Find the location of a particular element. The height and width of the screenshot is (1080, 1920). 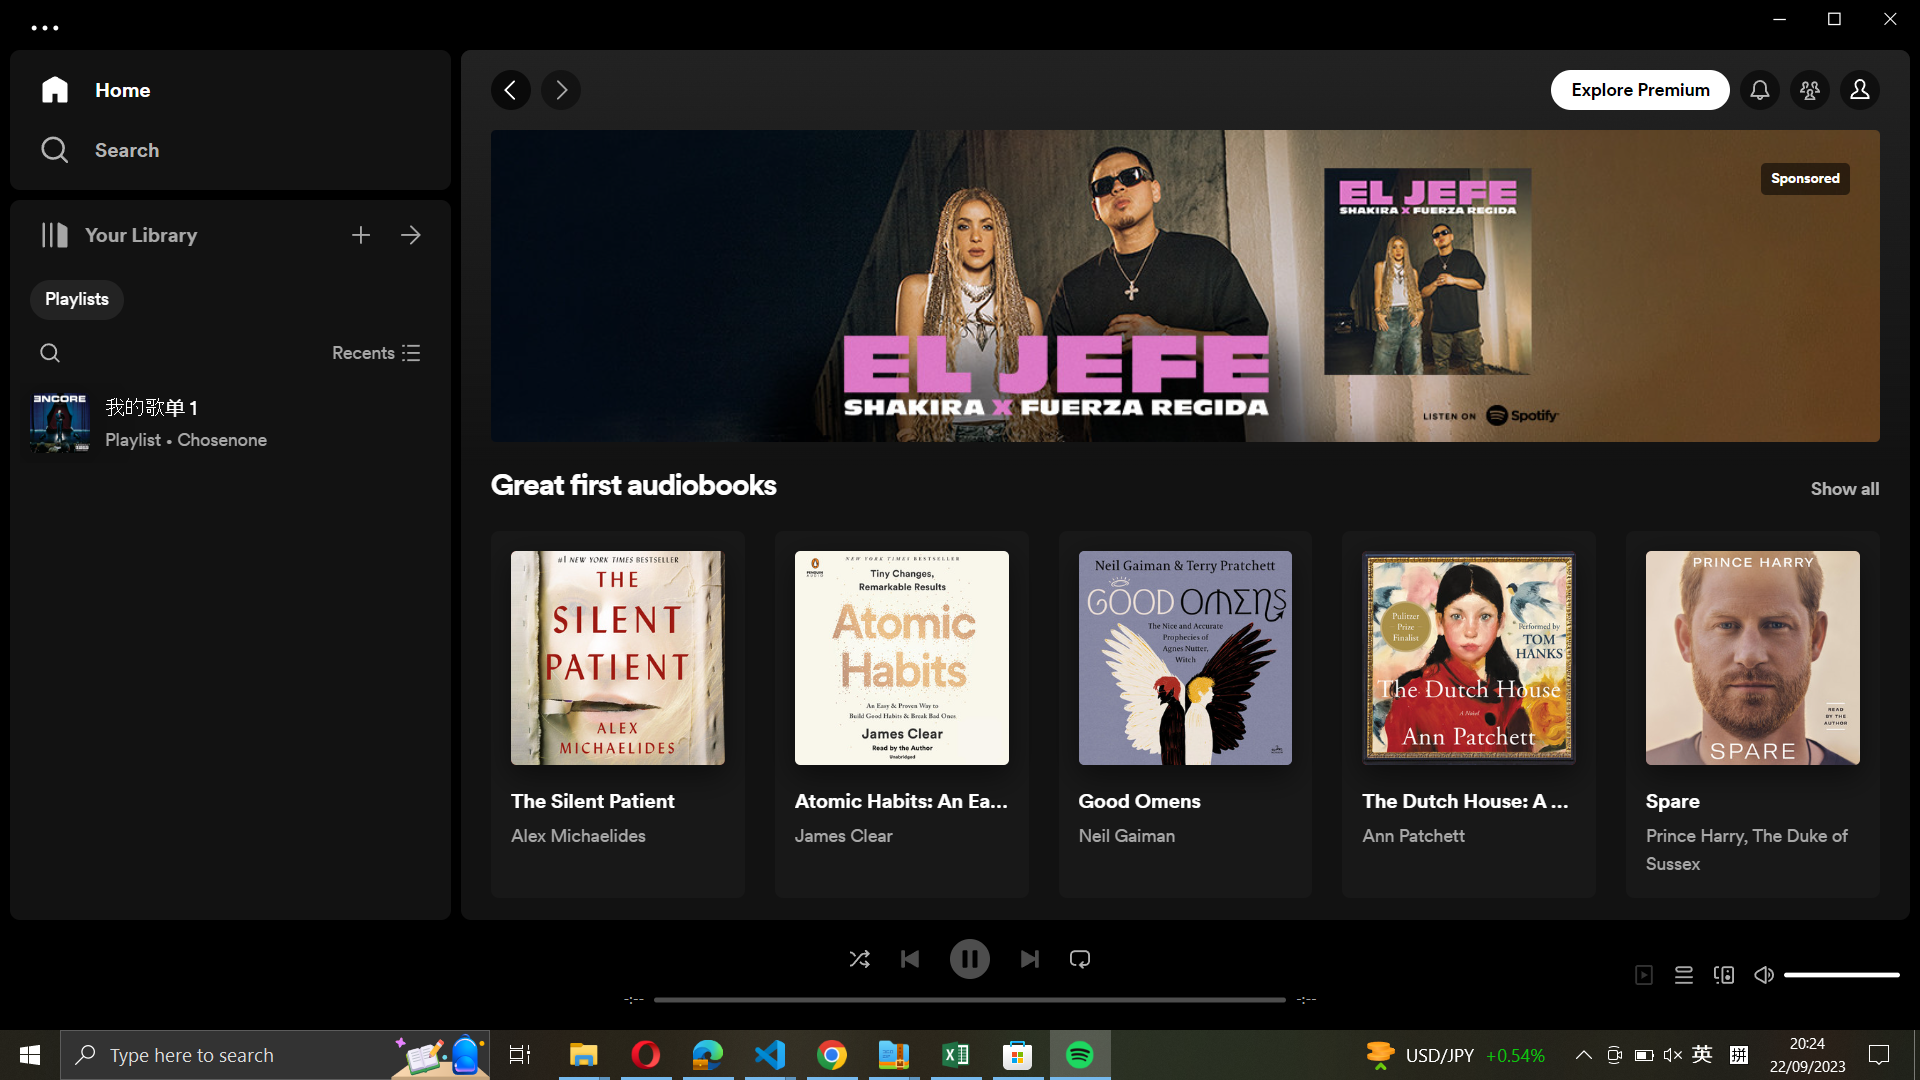

Close down currently played audiobooks is located at coordinates (376, 350).